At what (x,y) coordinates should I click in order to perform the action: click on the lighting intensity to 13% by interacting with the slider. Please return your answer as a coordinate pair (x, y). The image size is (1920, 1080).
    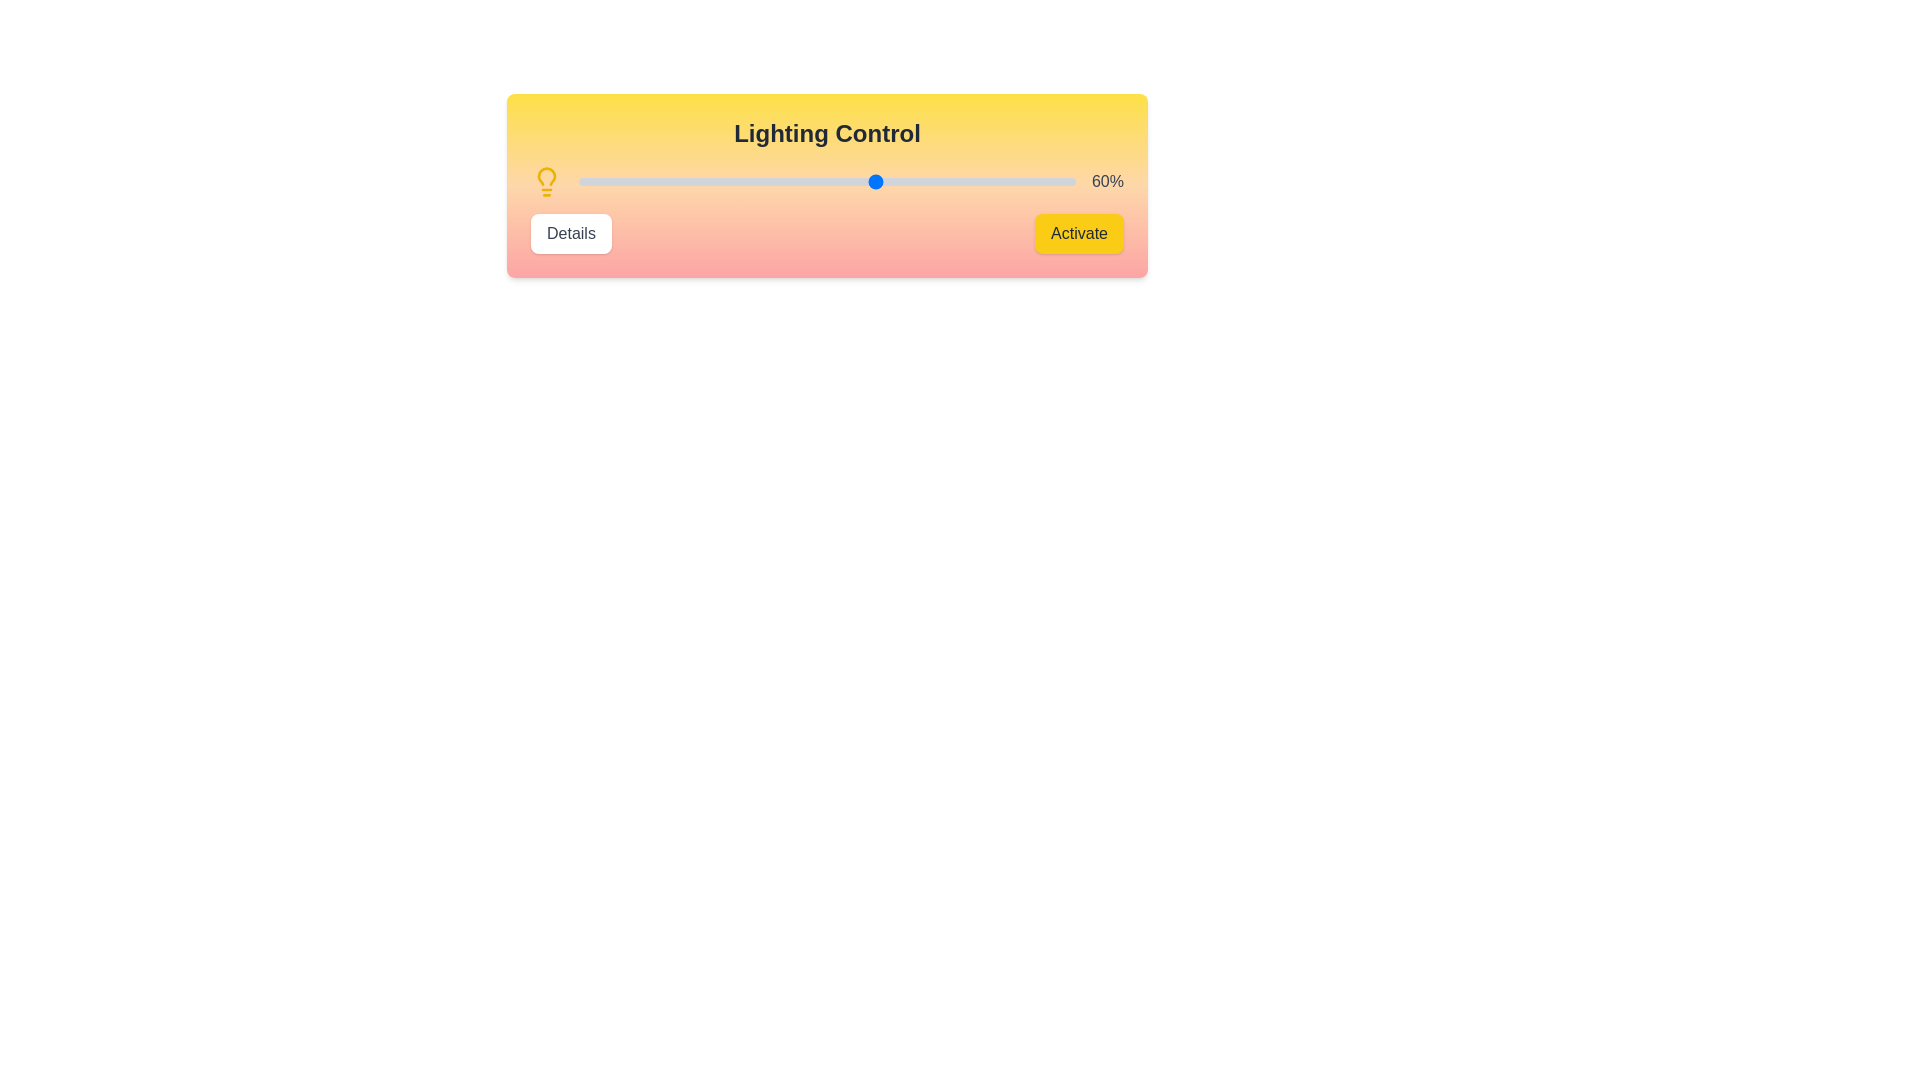
    Looking at the image, I should click on (643, 181).